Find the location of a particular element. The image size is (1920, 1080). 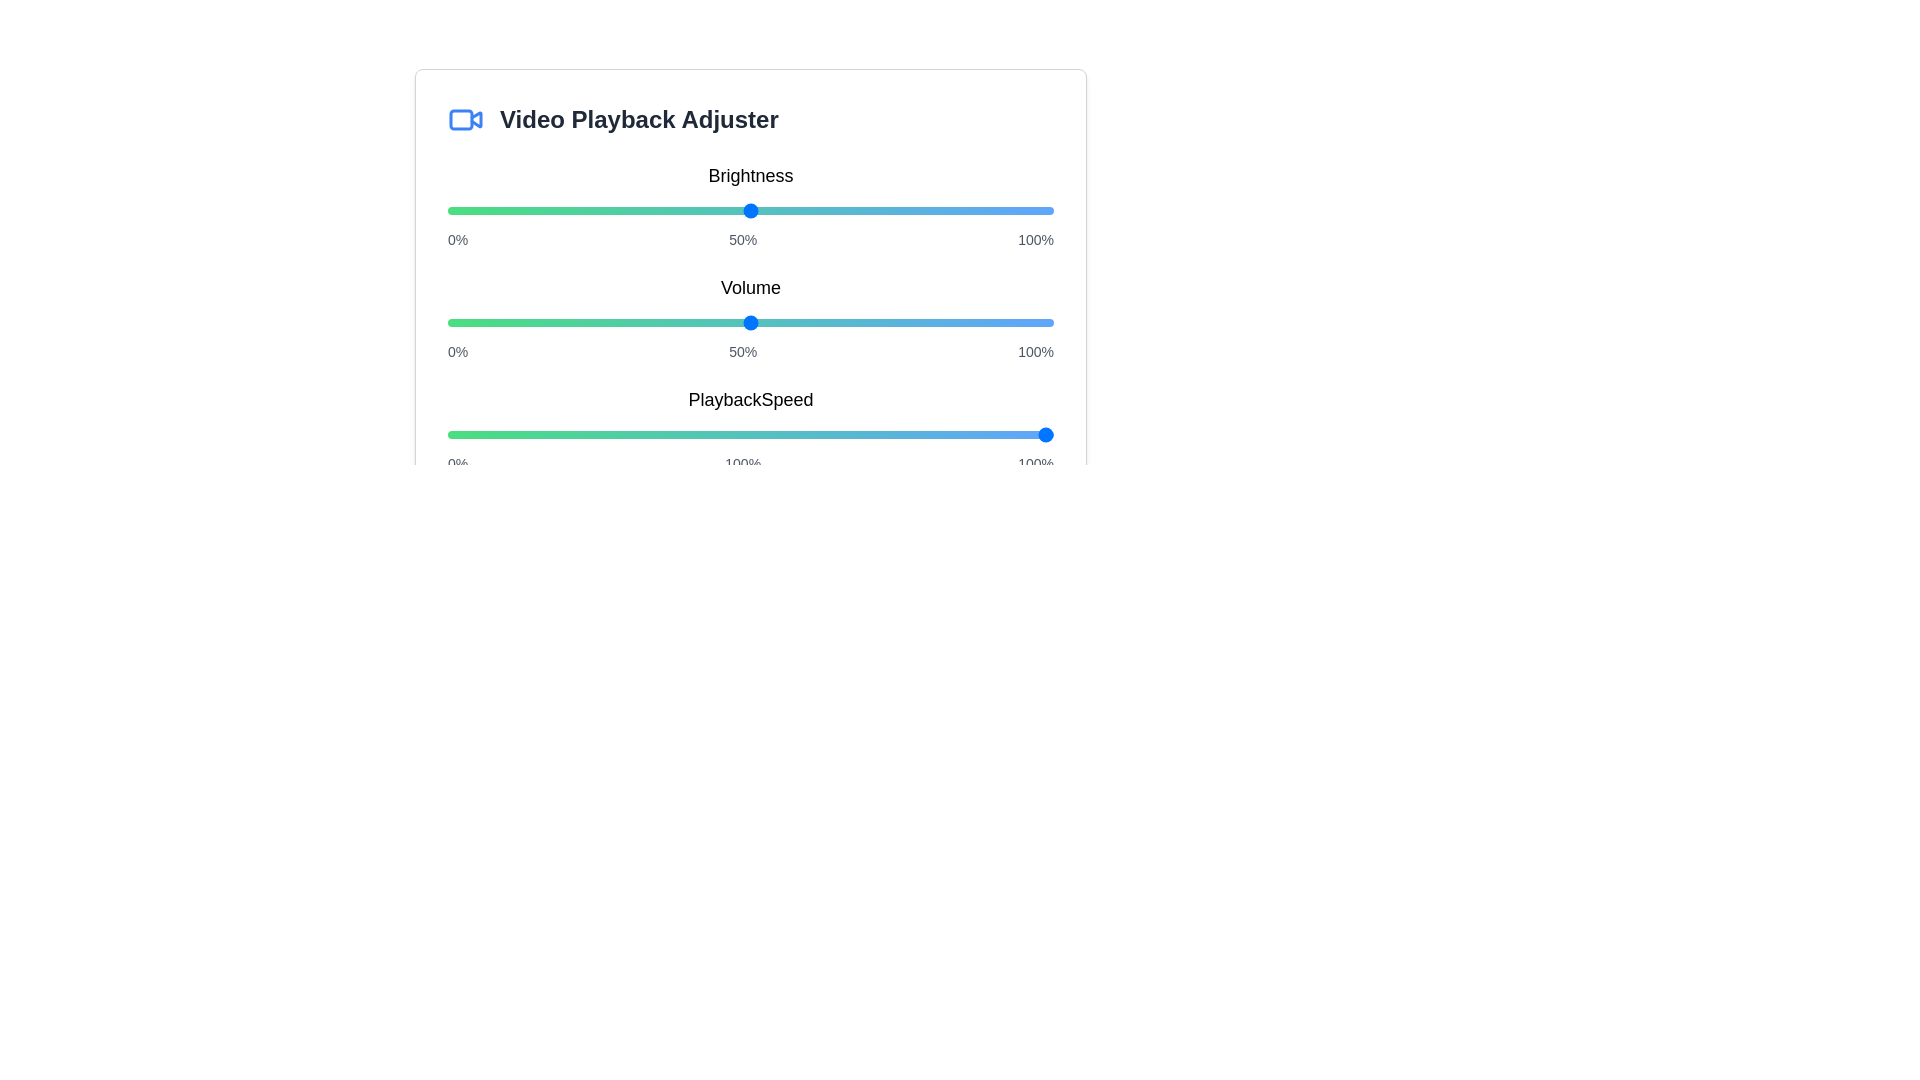

the playback speed slider to 23% is located at coordinates (586, 434).